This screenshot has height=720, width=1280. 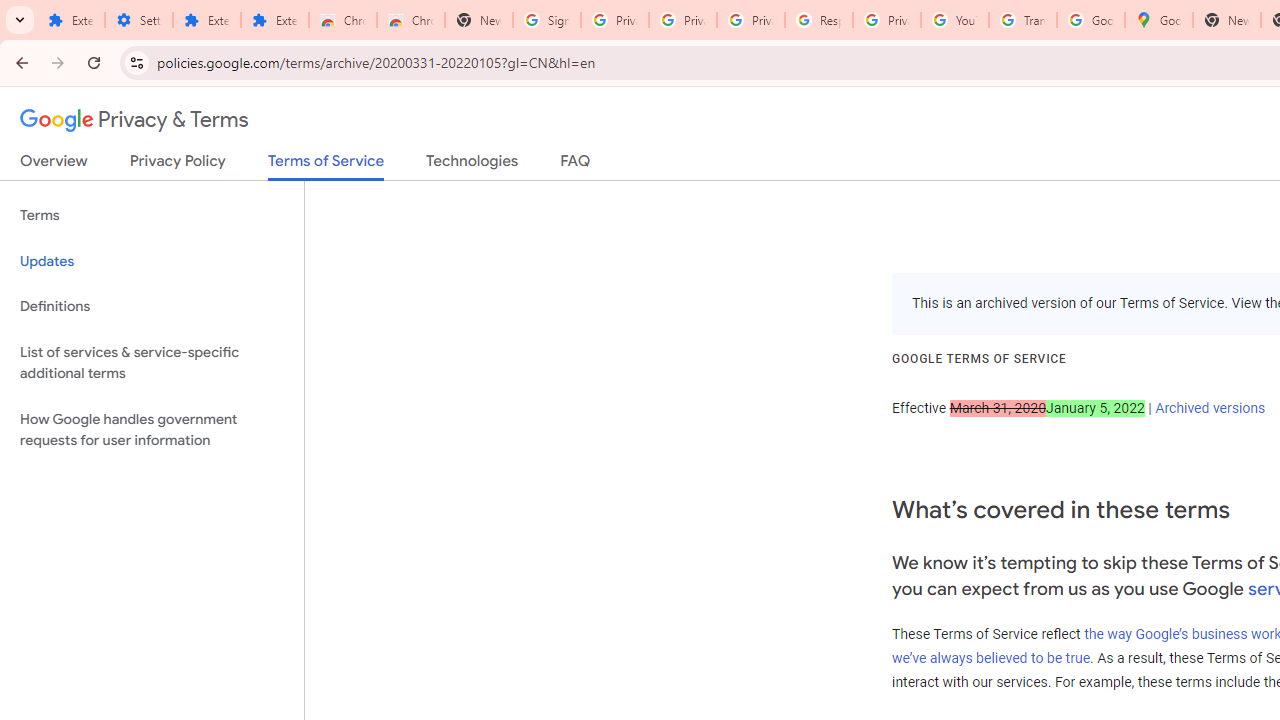 I want to click on 'How Google handles government requests for user information', so click(x=151, y=428).